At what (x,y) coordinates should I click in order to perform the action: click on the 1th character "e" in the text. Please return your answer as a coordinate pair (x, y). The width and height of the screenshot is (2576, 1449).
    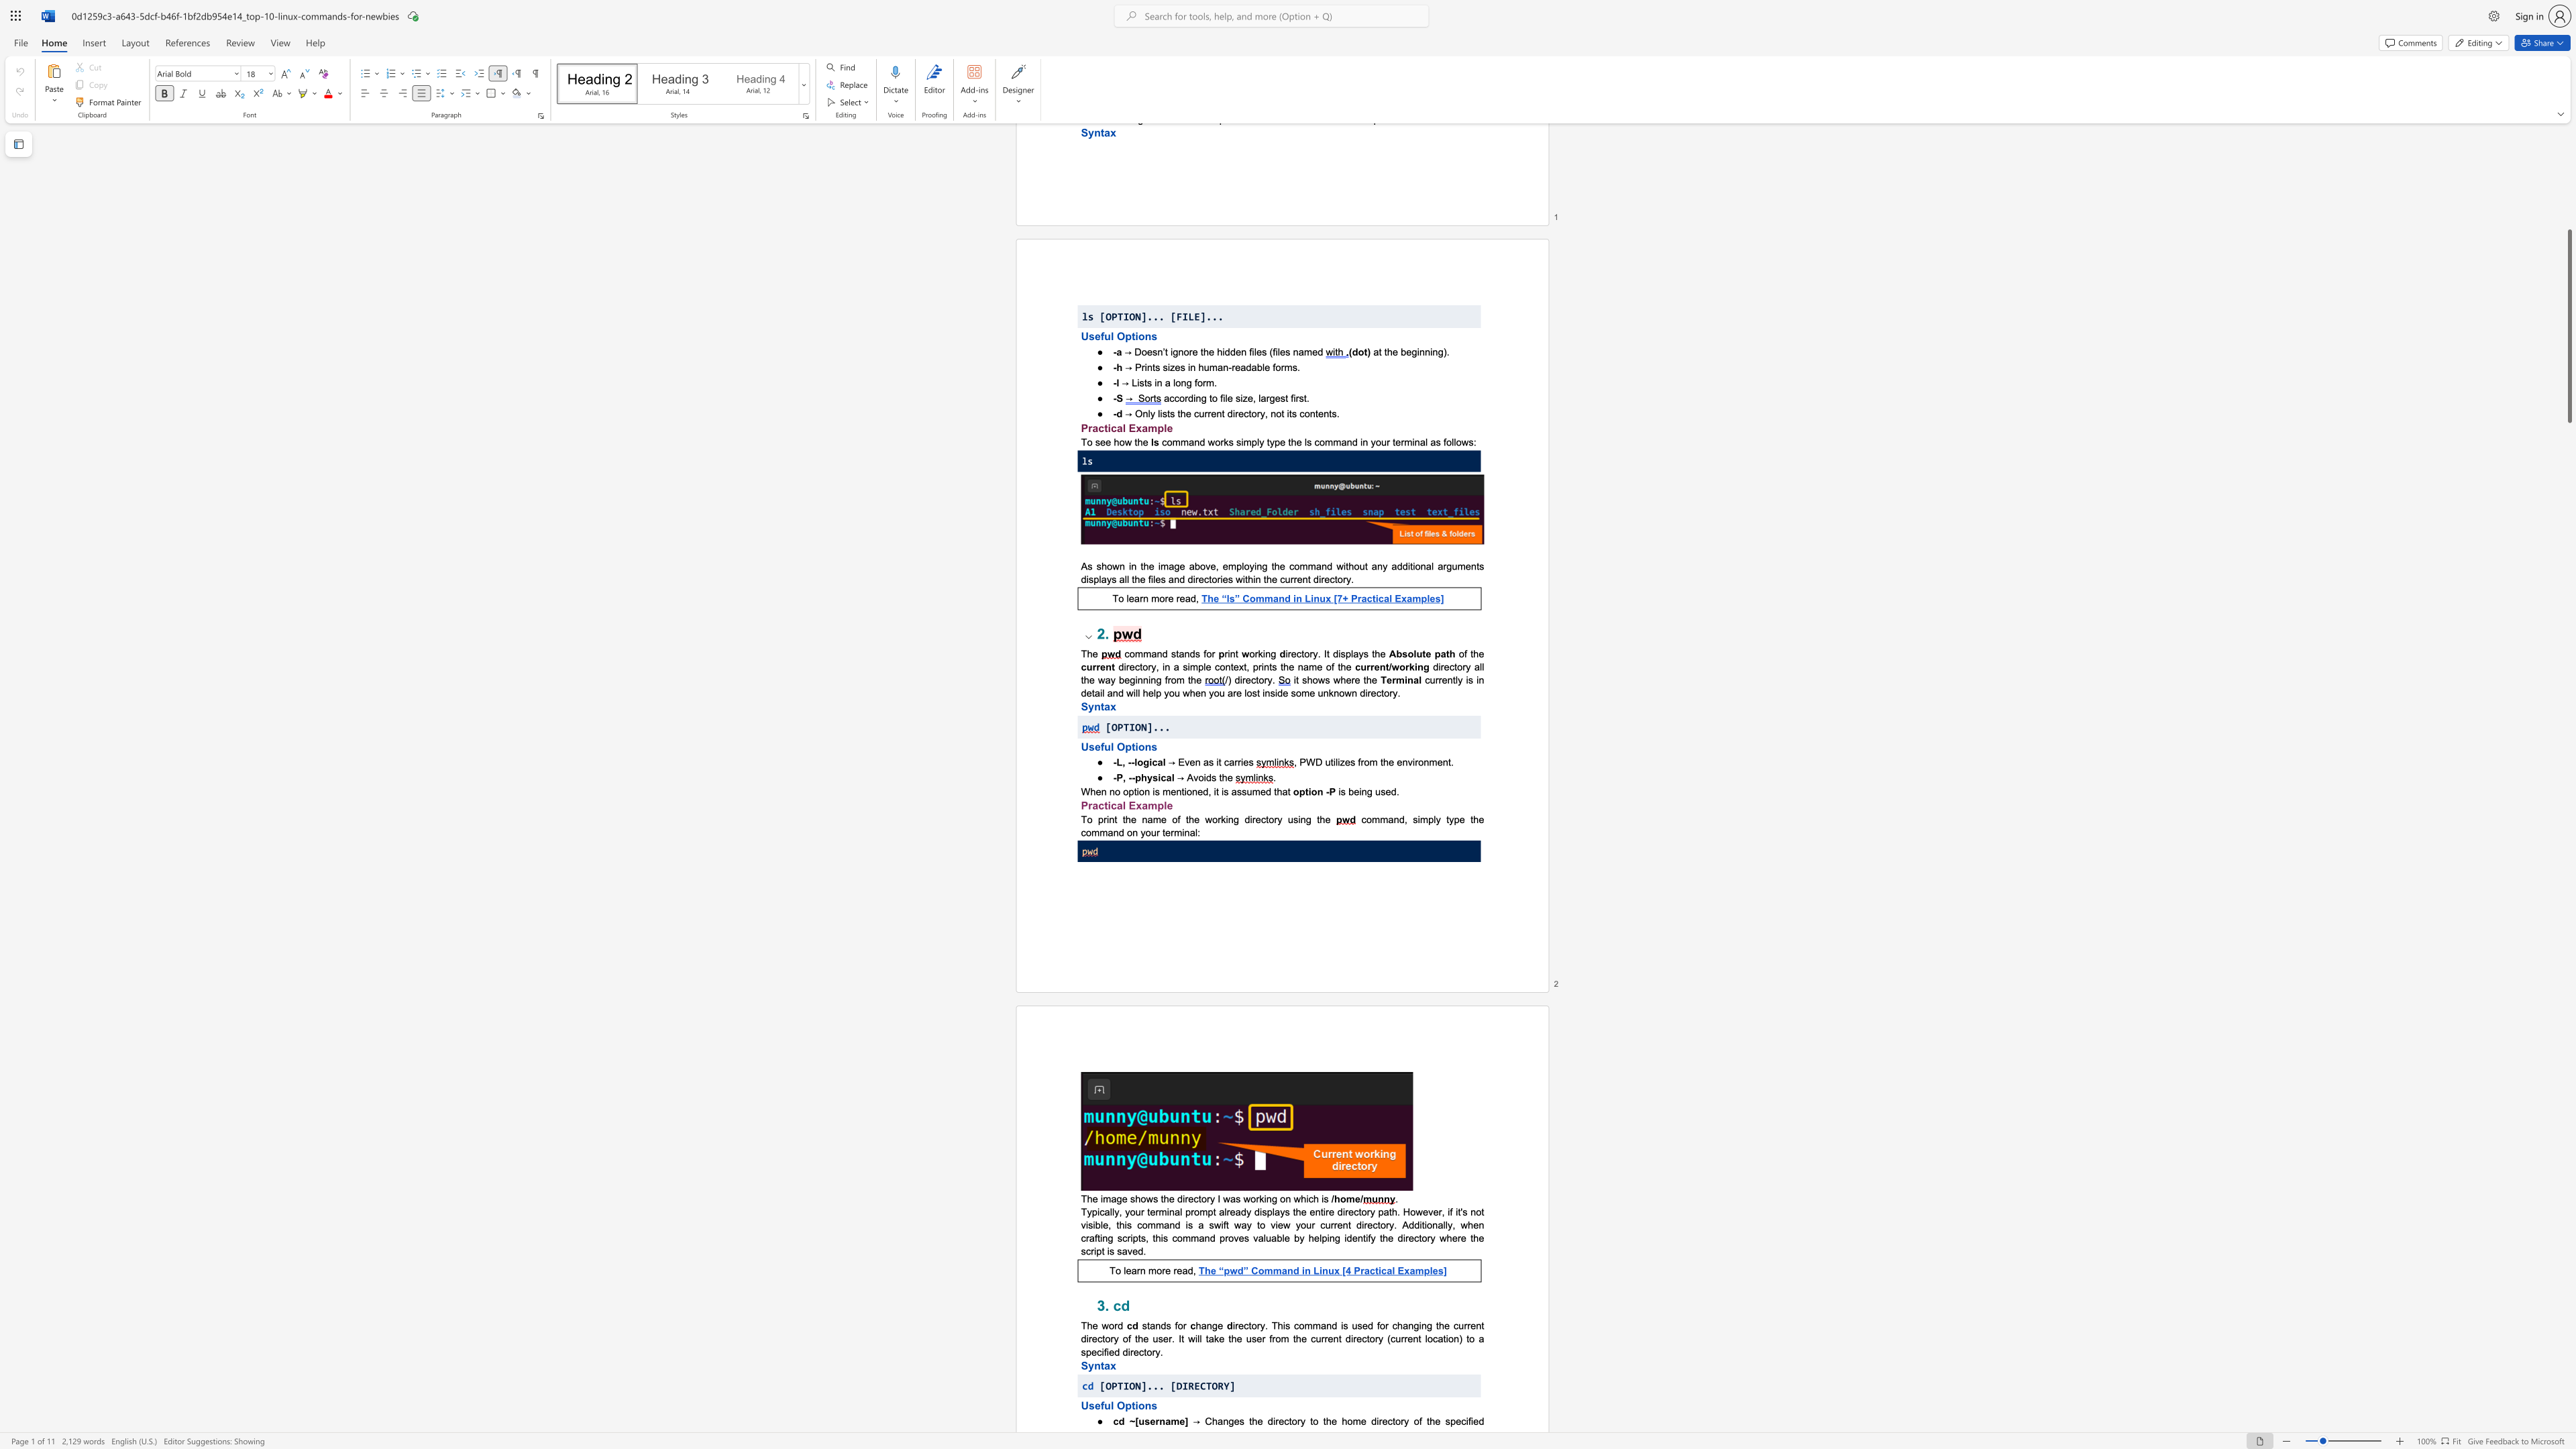
    Looking at the image, I should click on (1230, 776).